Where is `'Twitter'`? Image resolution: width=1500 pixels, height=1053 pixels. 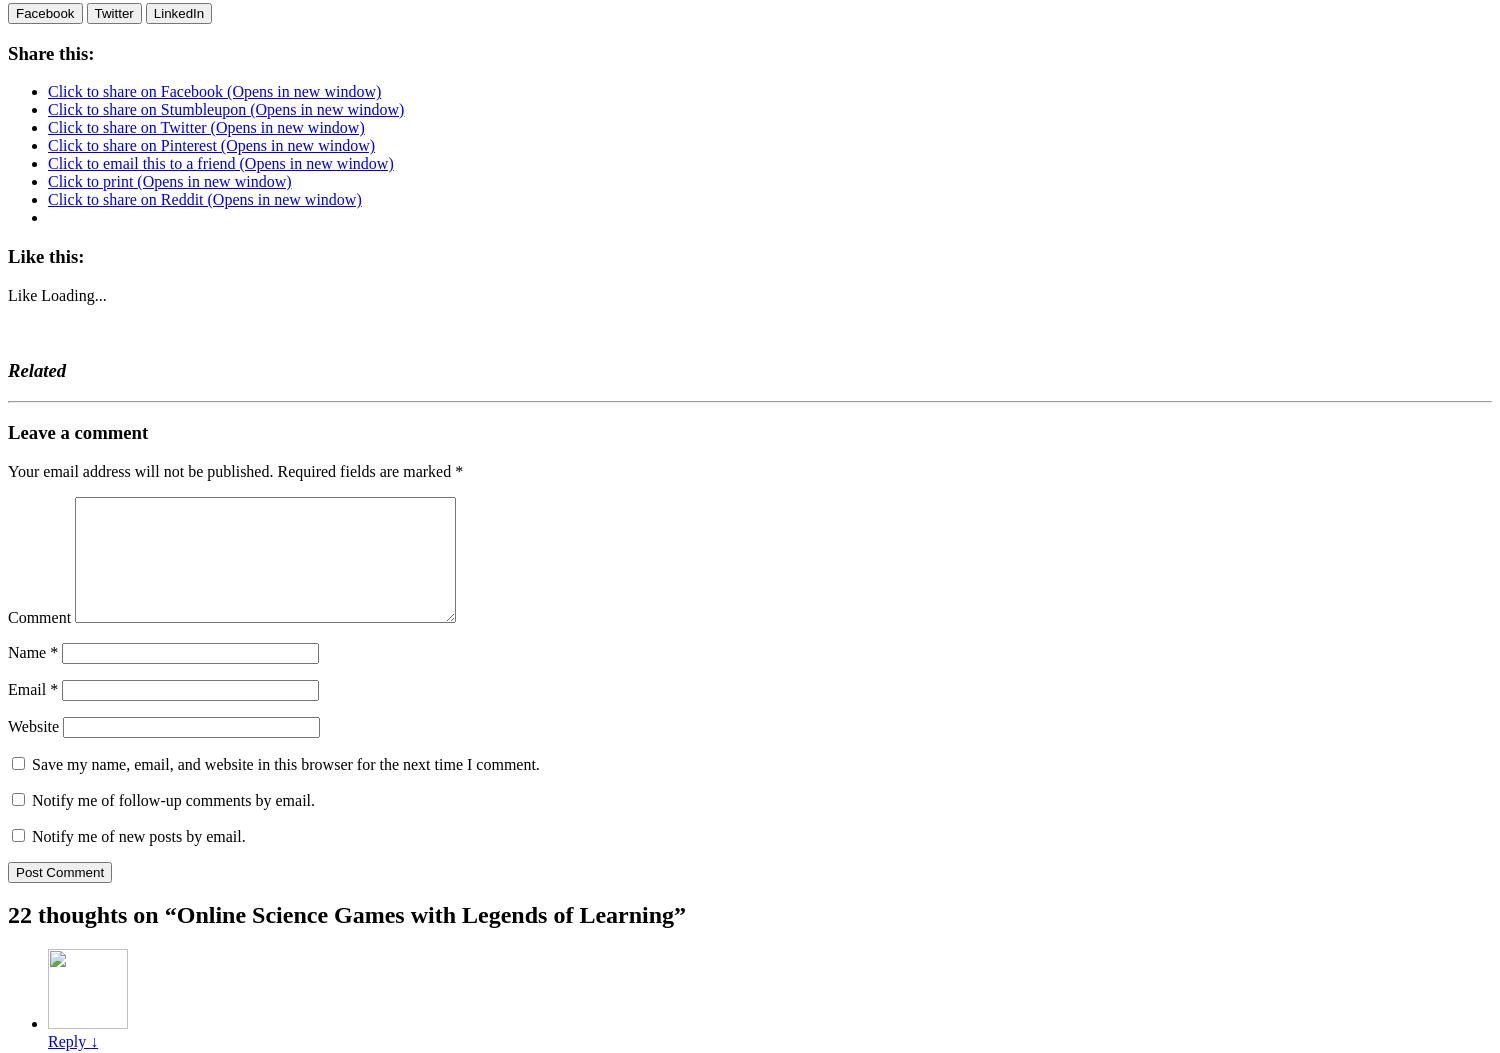
'Twitter' is located at coordinates (112, 12).